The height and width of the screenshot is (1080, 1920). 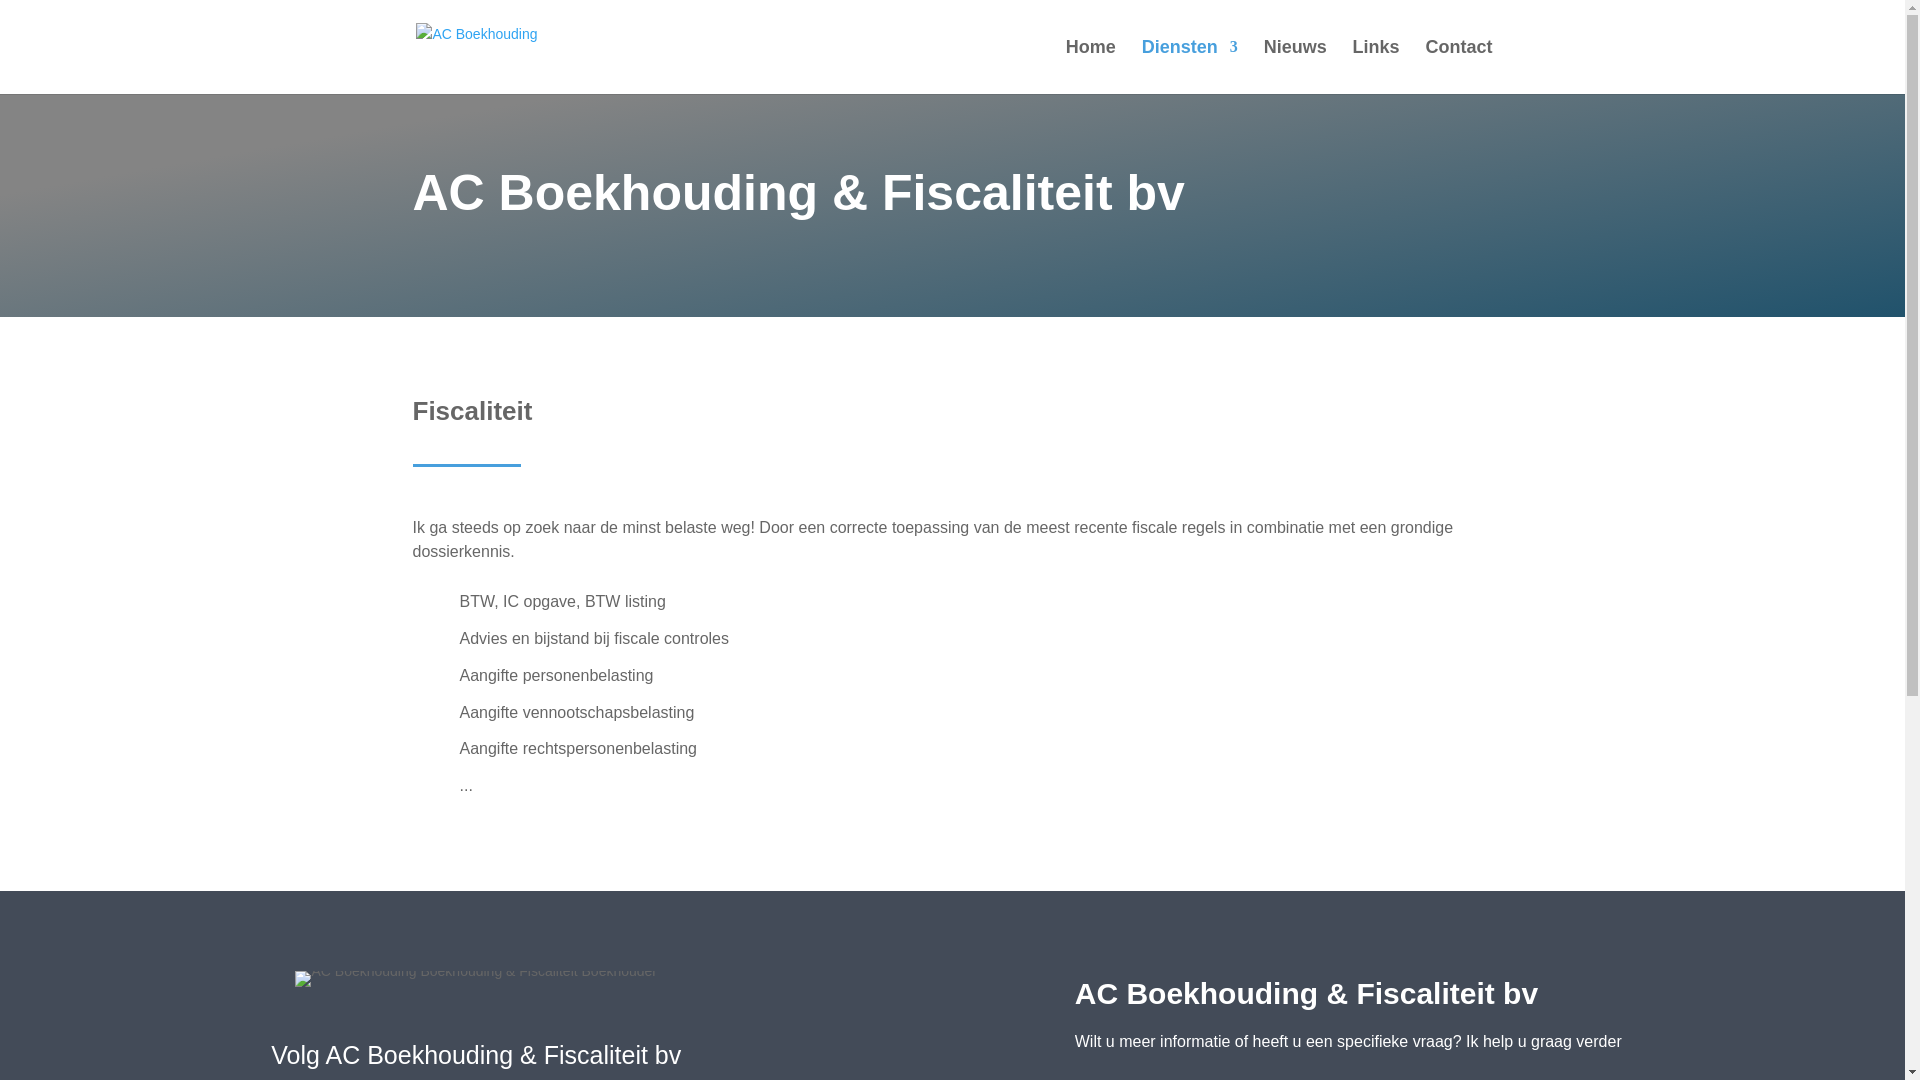 I want to click on 'Links', so click(x=1375, y=65).